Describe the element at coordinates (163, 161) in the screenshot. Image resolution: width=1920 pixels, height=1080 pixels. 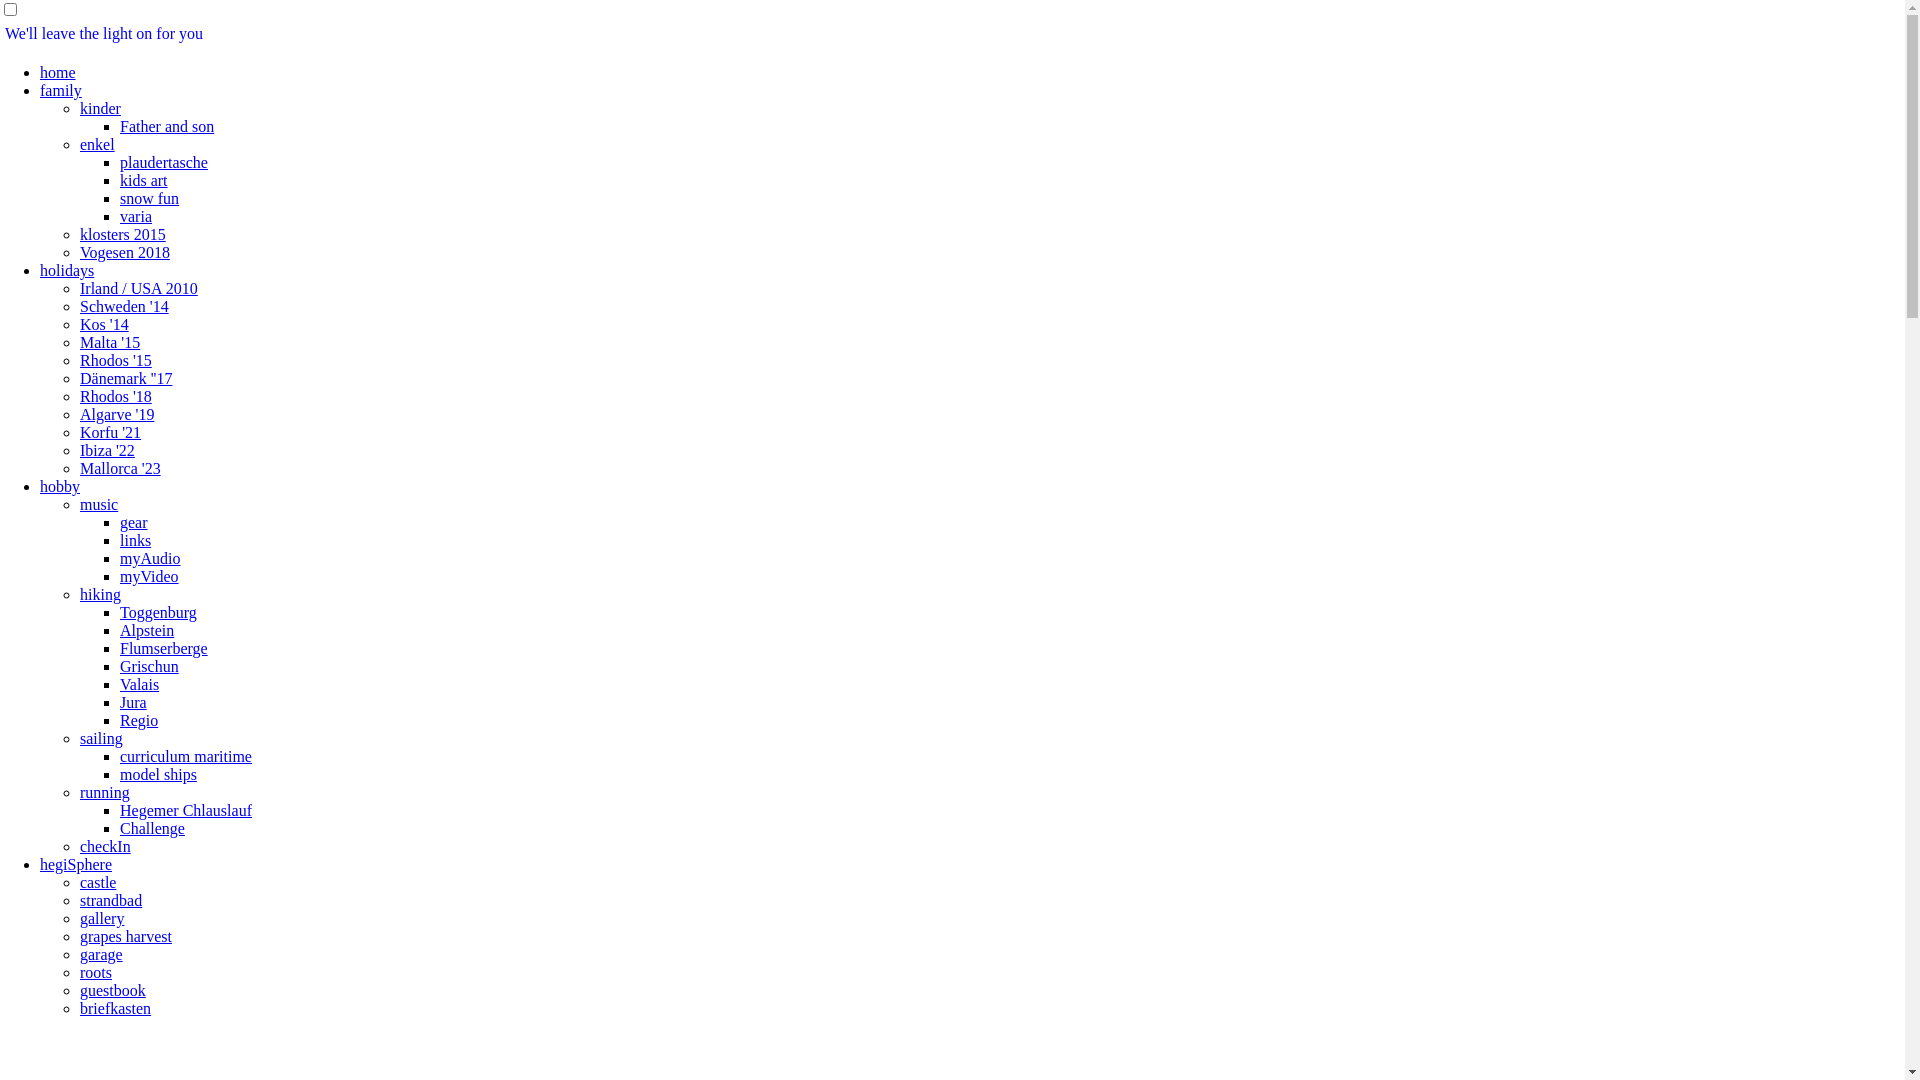
I see `'plaudertasche'` at that location.